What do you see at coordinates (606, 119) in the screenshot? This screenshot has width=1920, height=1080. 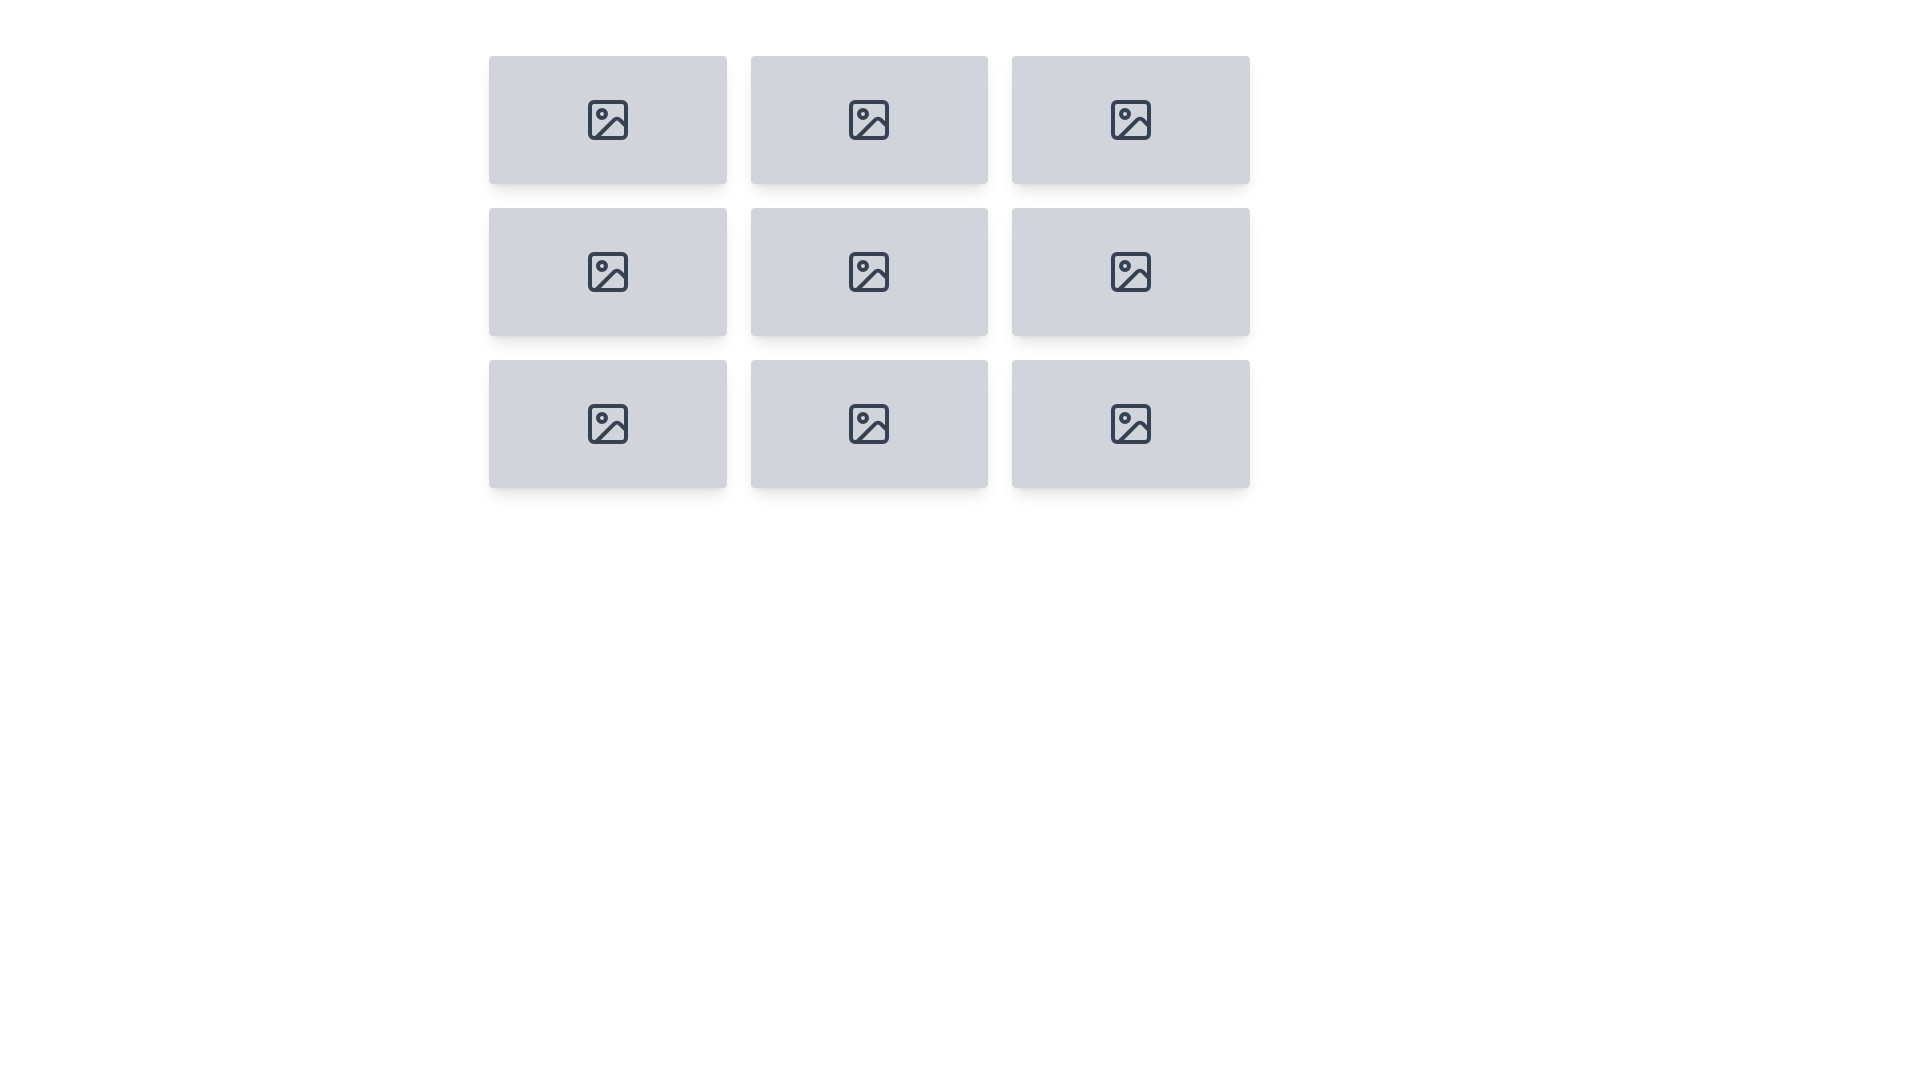 I see `the rectangle graphic located in the top-left grid cell of a 3x3 layout, which serves as a background or visual element for the icon` at bounding box center [606, 119].